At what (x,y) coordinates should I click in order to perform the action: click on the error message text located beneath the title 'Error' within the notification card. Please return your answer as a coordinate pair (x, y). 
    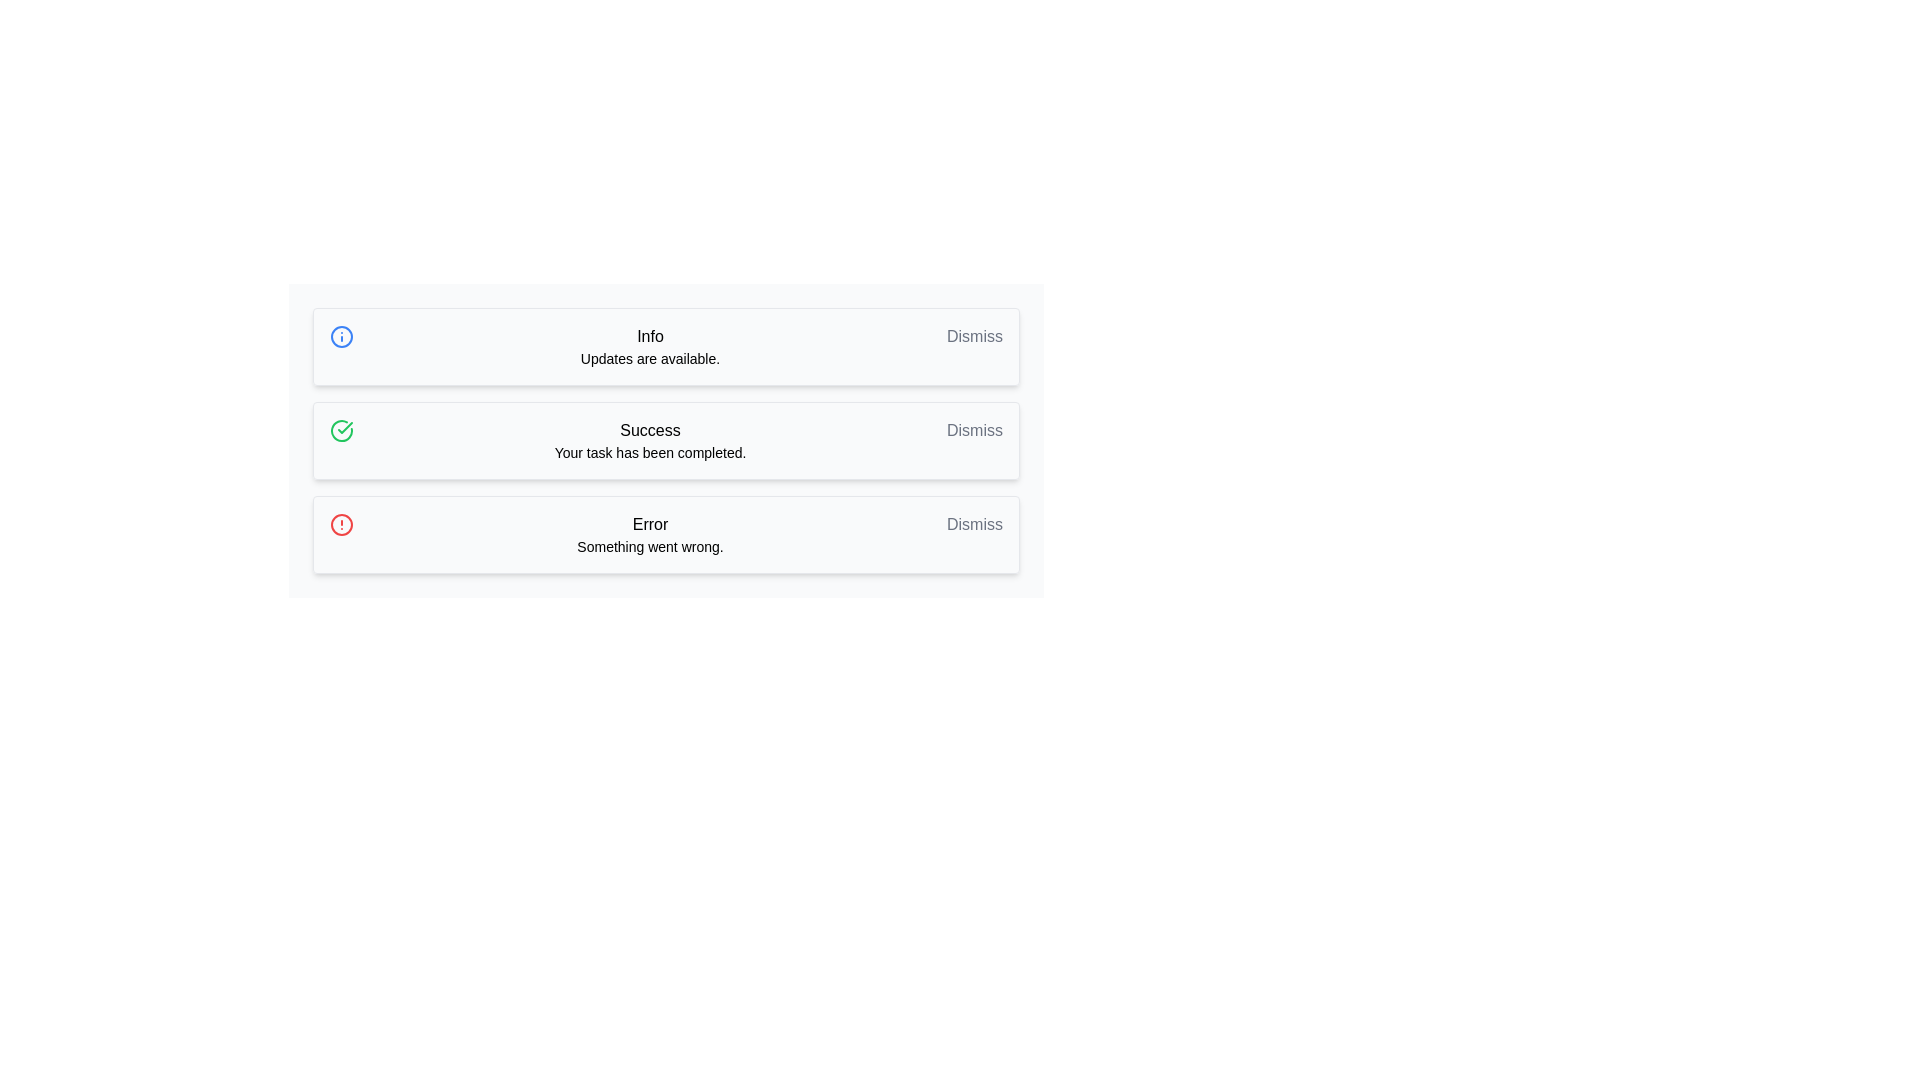
    Looking at the image, I should click on (650, 547).